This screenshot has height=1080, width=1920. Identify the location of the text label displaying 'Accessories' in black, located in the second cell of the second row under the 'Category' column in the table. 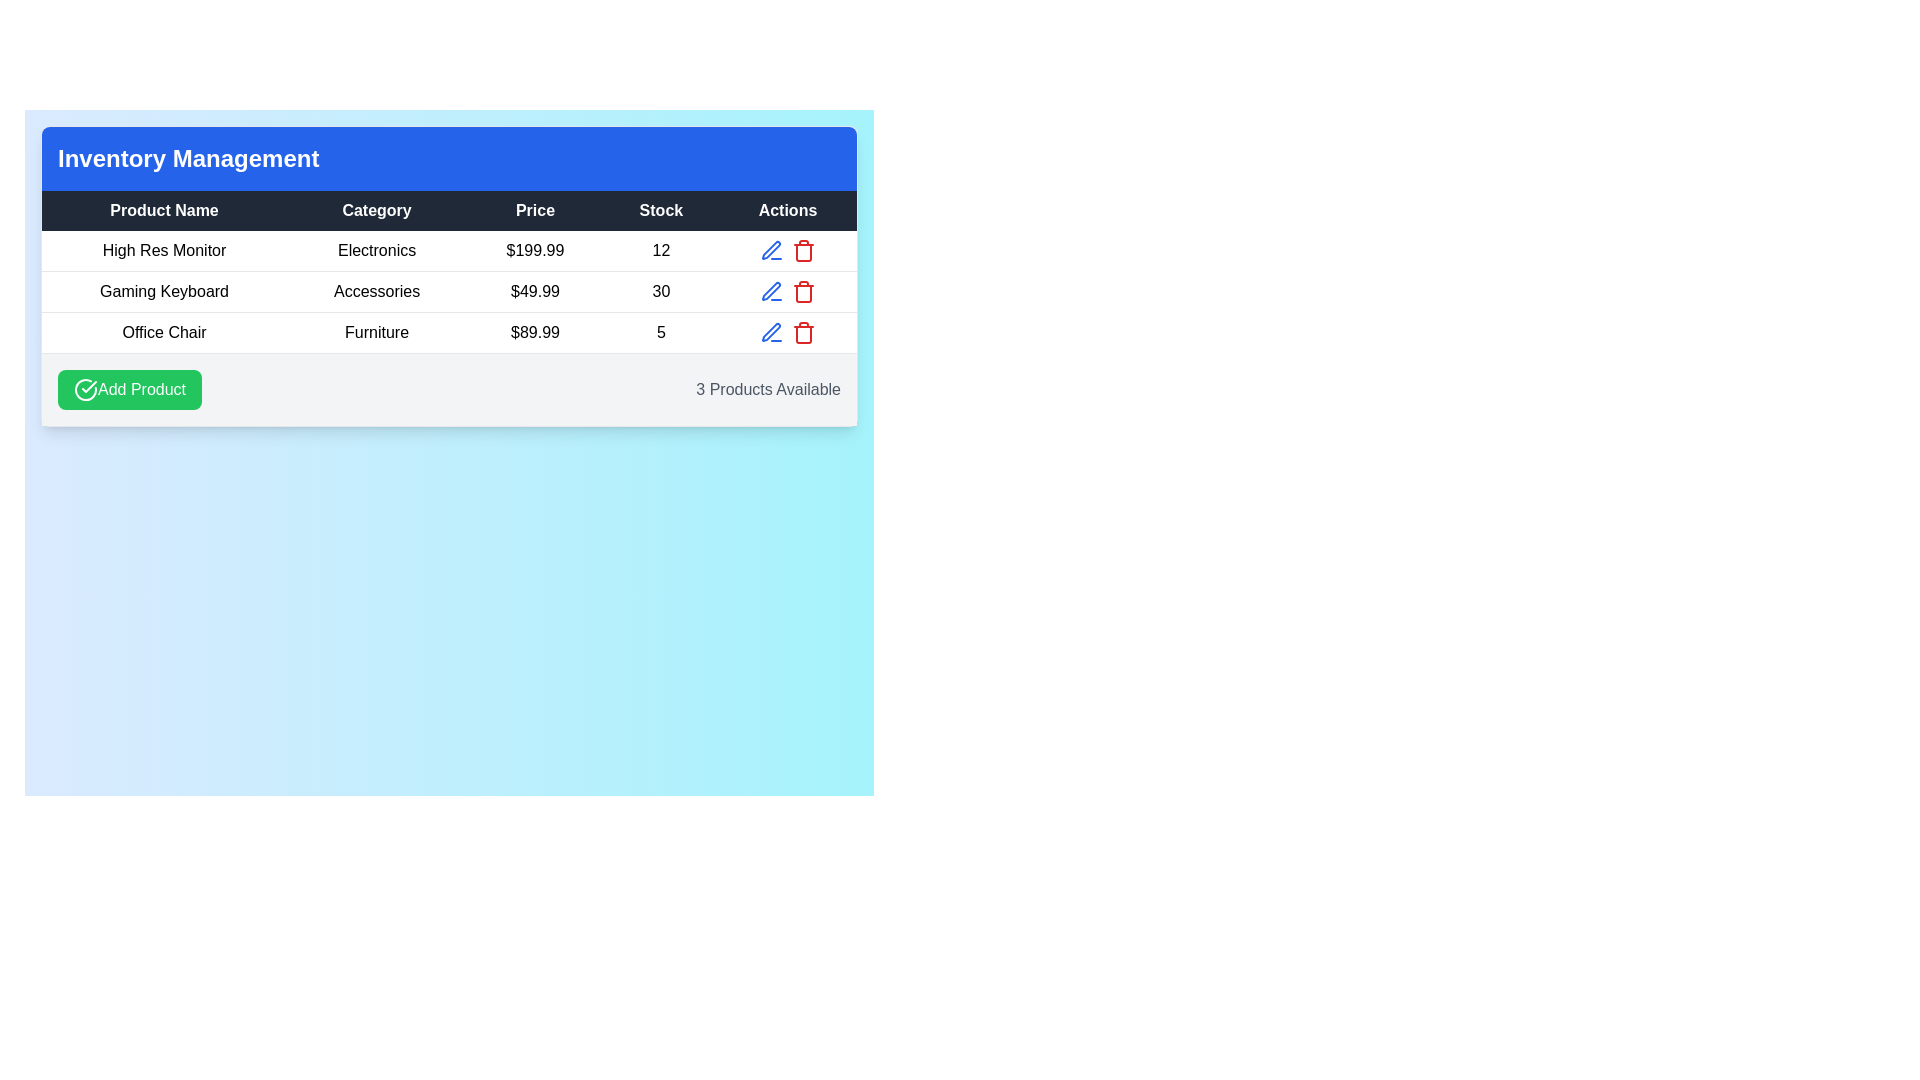
(377, 292).